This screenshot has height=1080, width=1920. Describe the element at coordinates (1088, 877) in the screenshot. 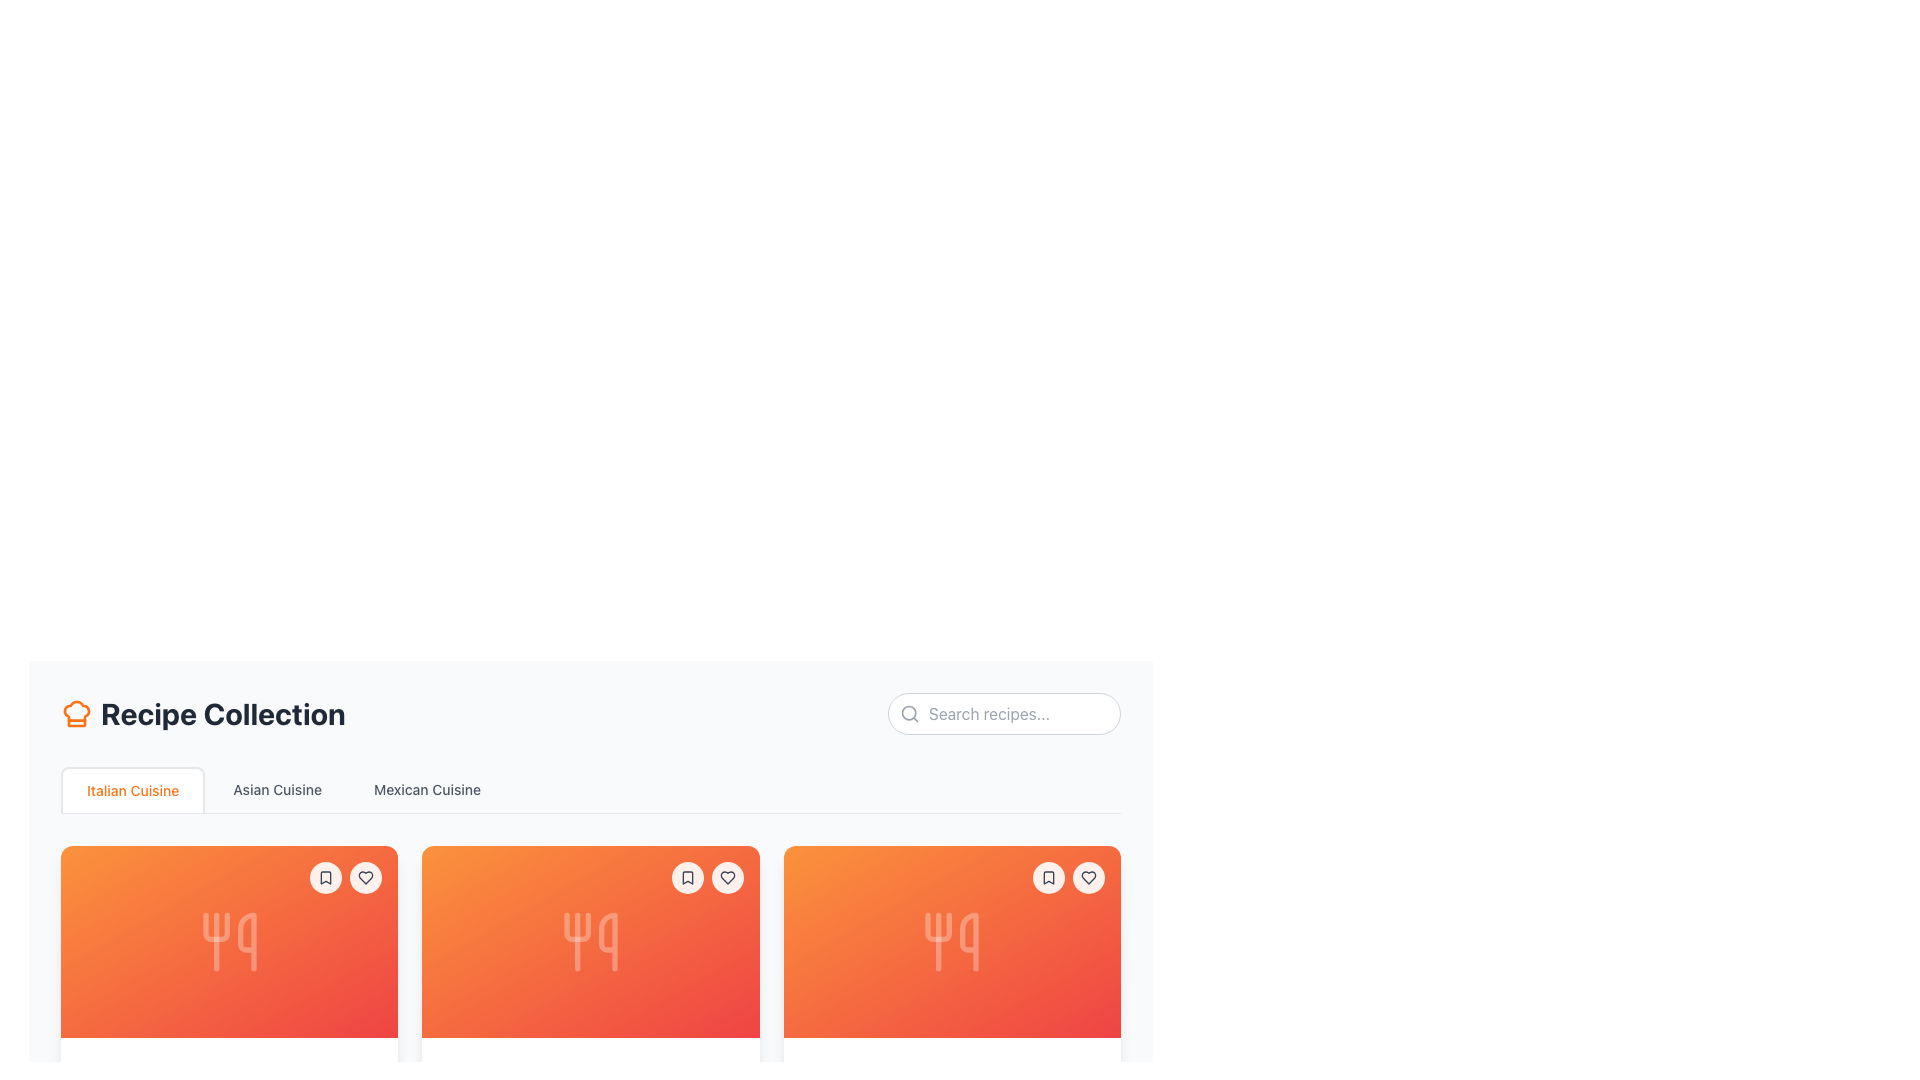

I see `the heart-shaped icon outlined in dark color on the orange recipe card to mark the recipe as favorite` at that location.